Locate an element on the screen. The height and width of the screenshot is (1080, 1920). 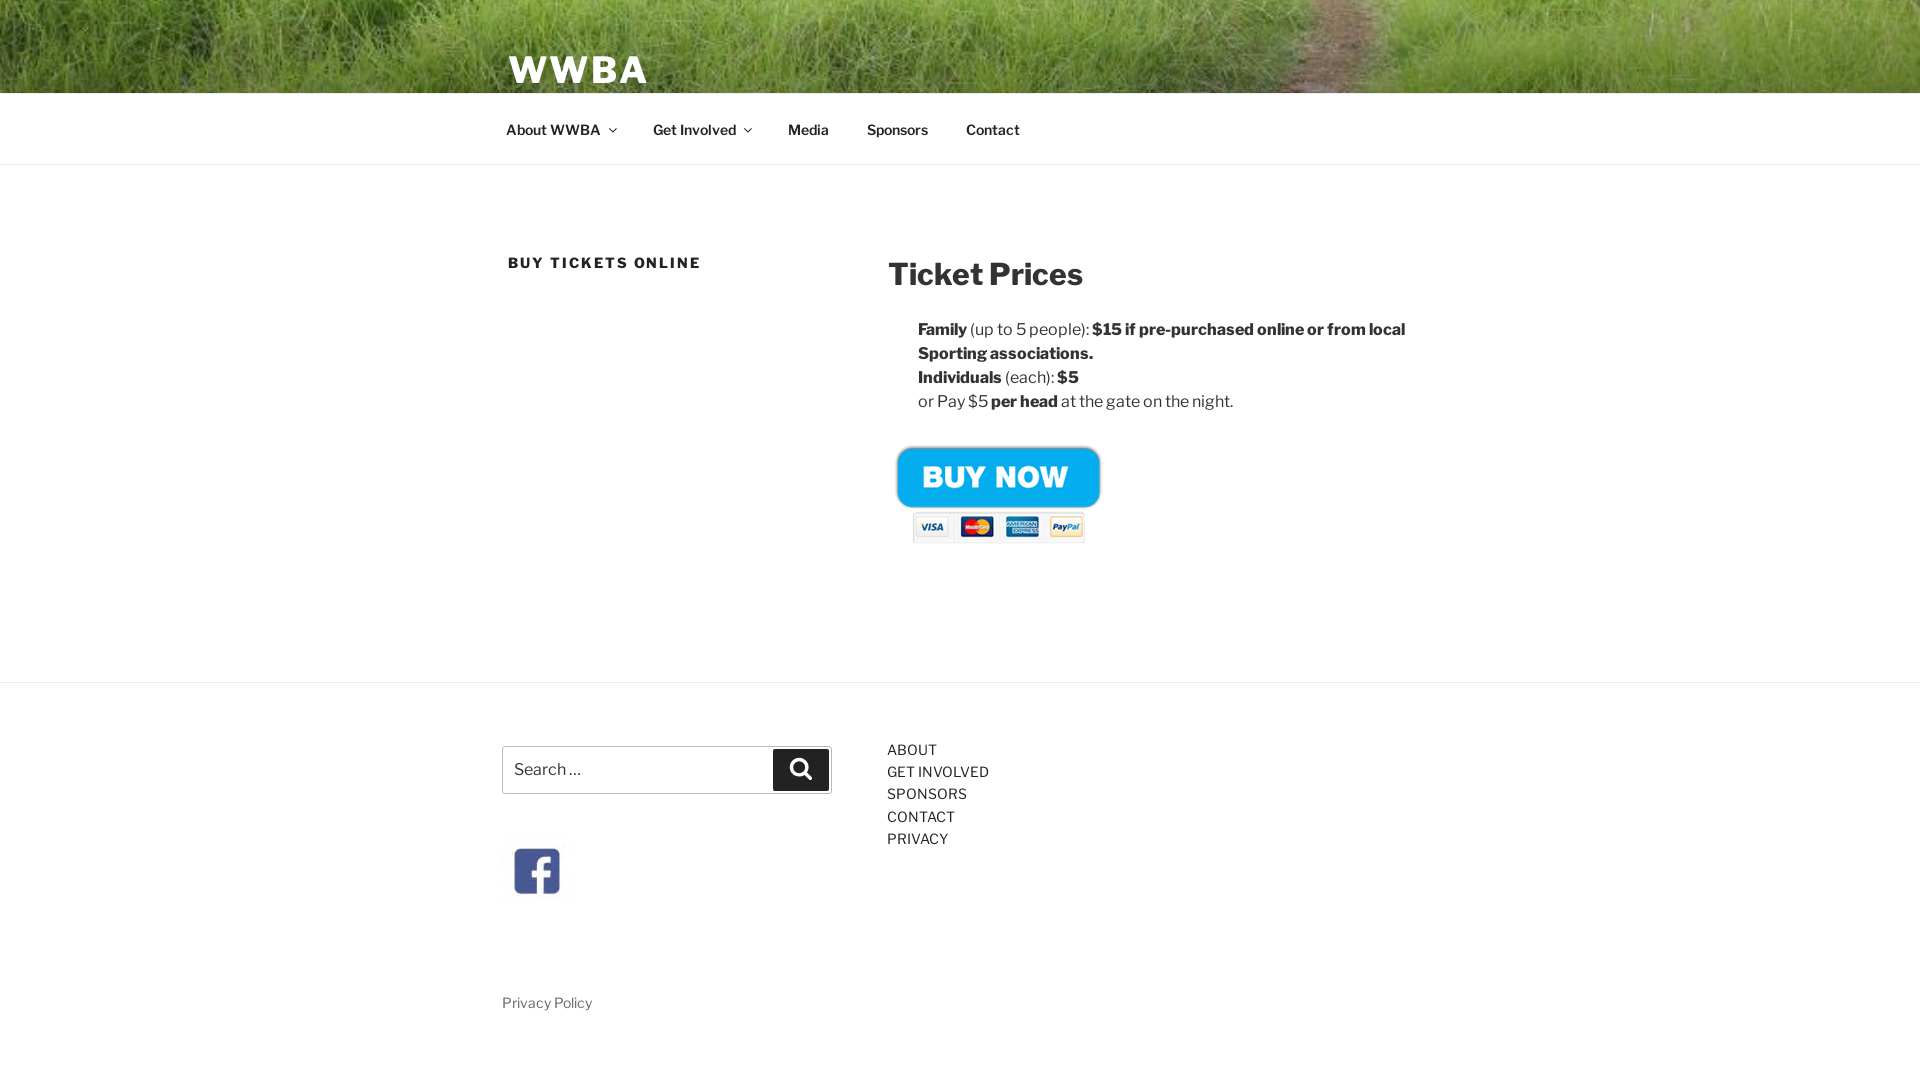
'Contact' is located at coordinates (992, 128).